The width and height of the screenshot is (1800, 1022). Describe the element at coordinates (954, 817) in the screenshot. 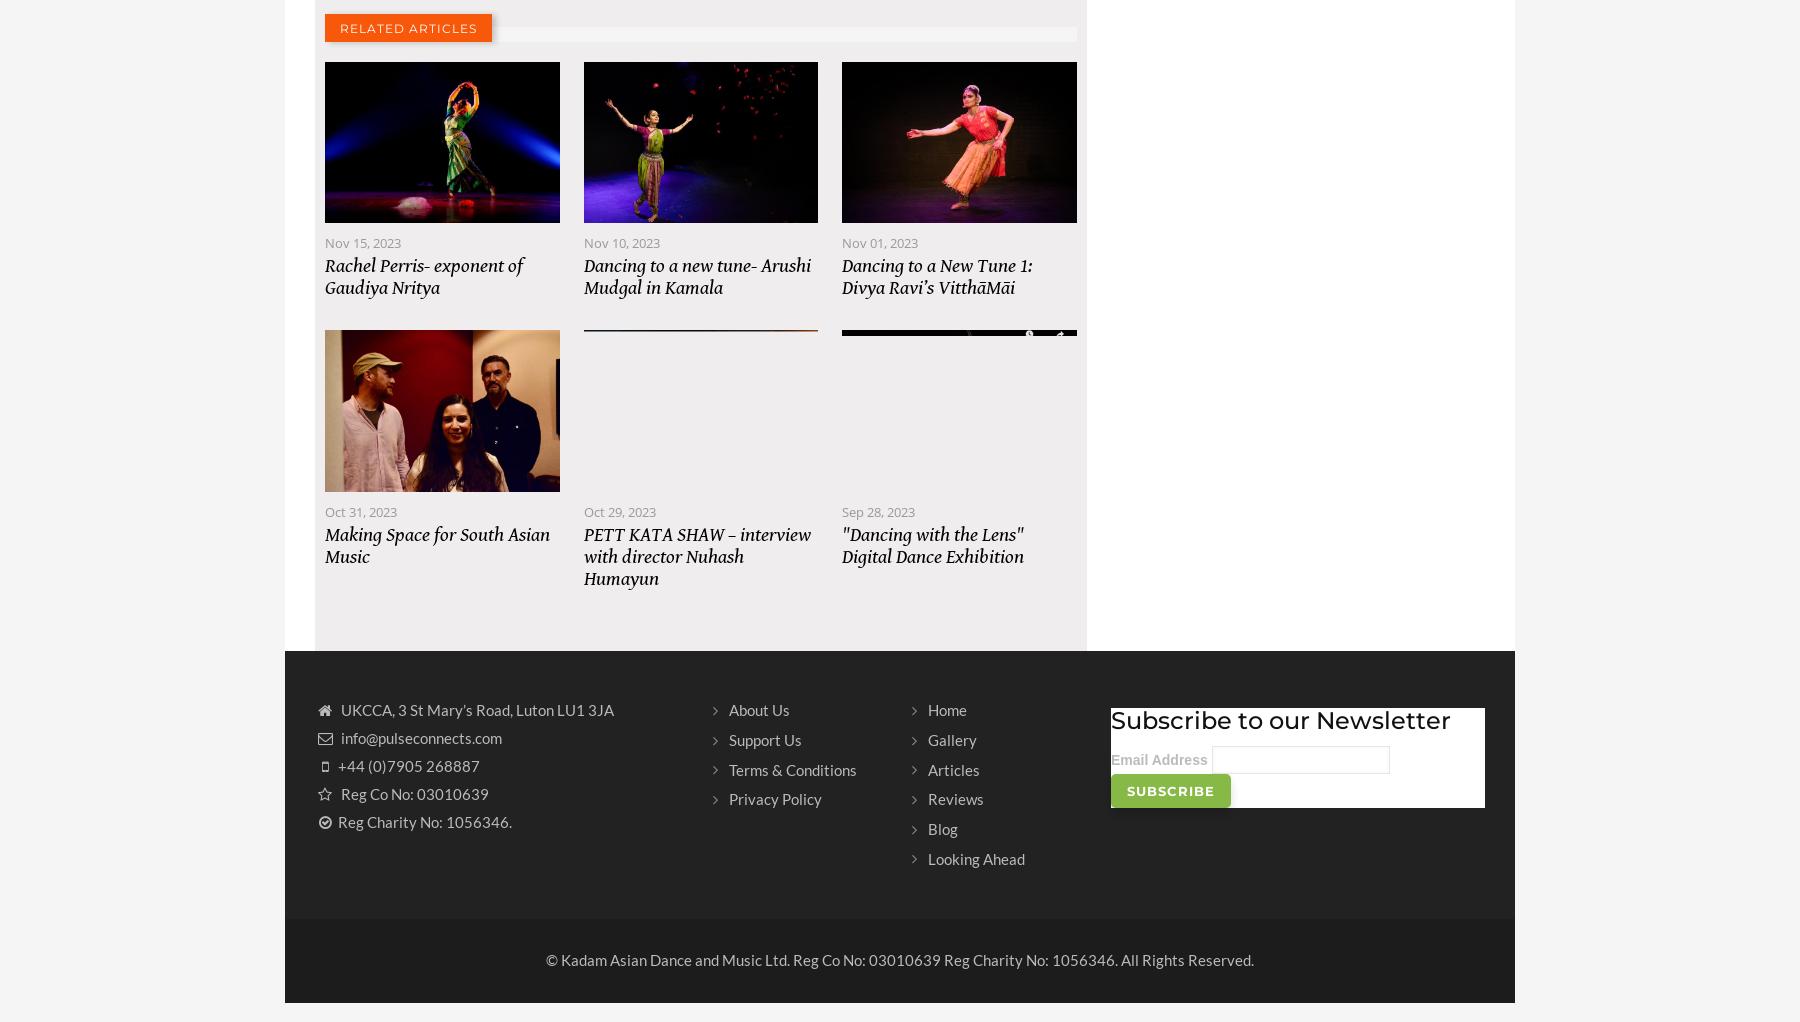

I see `'Reviews'` at that location.